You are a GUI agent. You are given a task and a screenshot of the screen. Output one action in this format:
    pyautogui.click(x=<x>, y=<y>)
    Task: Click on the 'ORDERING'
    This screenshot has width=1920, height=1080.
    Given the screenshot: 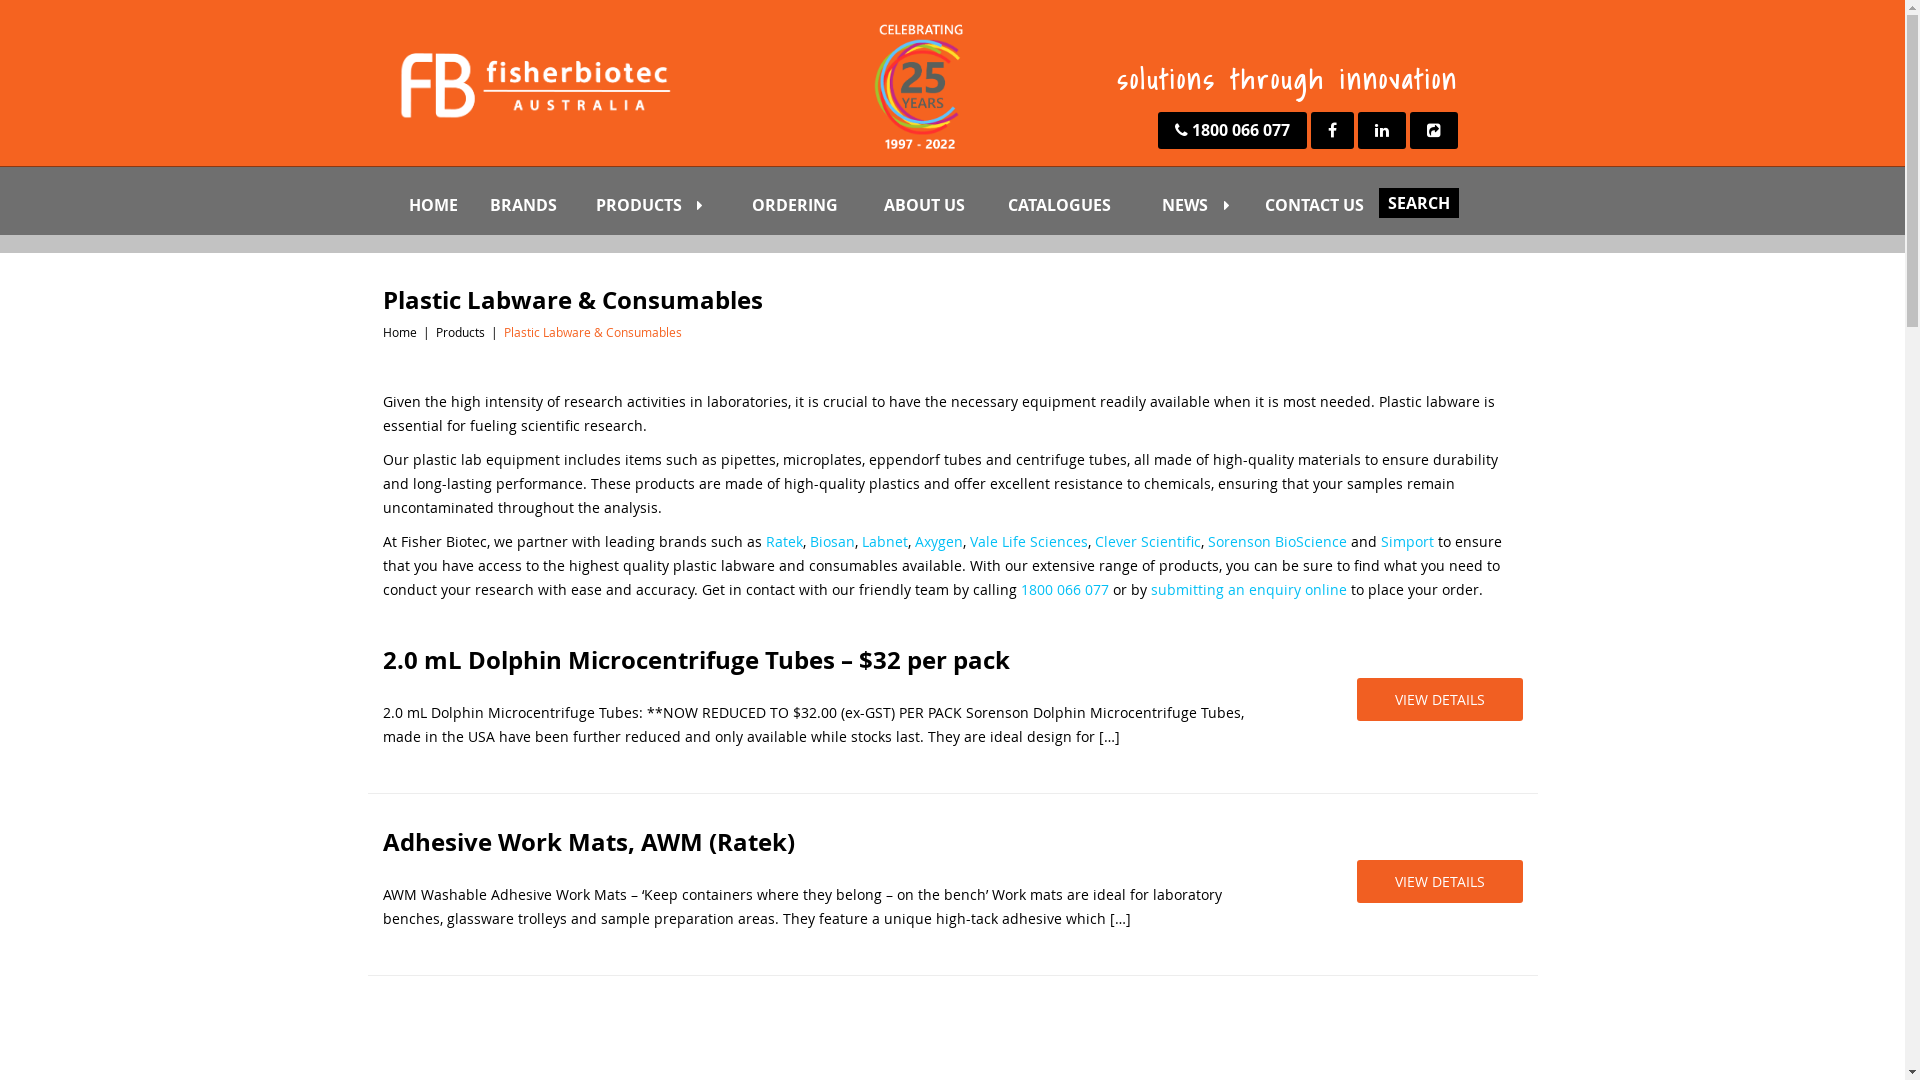 What is the action you would take?
    pyautogui.click(x=811, y=204)
    